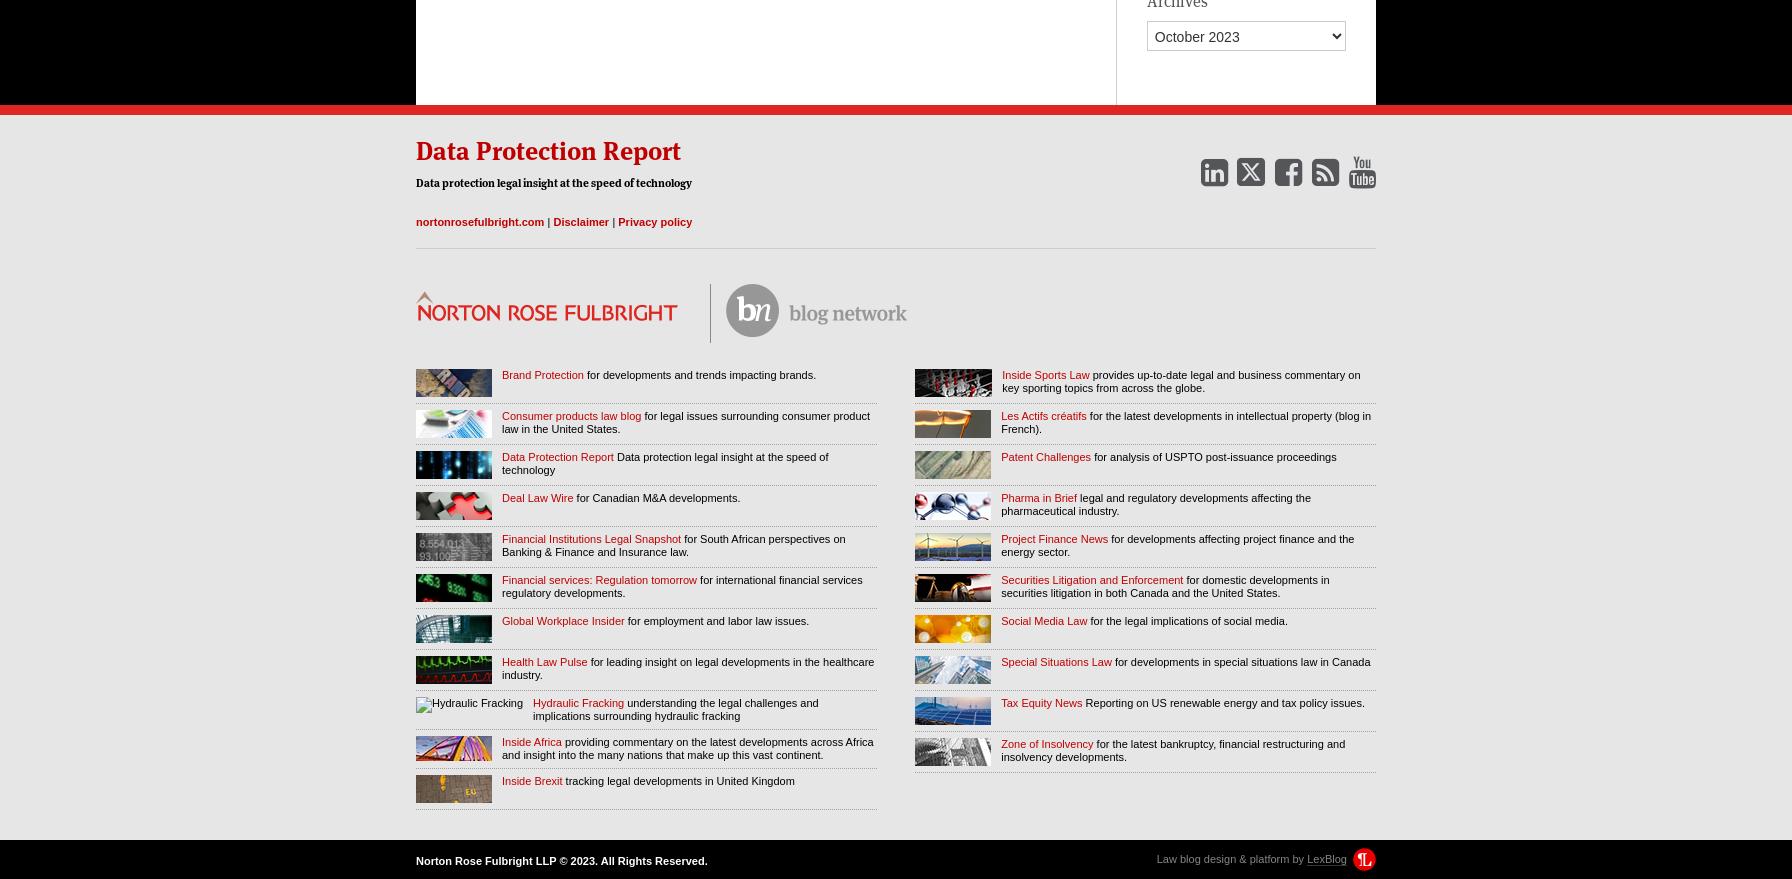 The image size is (1792, 879). I want to click on 'Patent Challenges', so click(1045, 456).